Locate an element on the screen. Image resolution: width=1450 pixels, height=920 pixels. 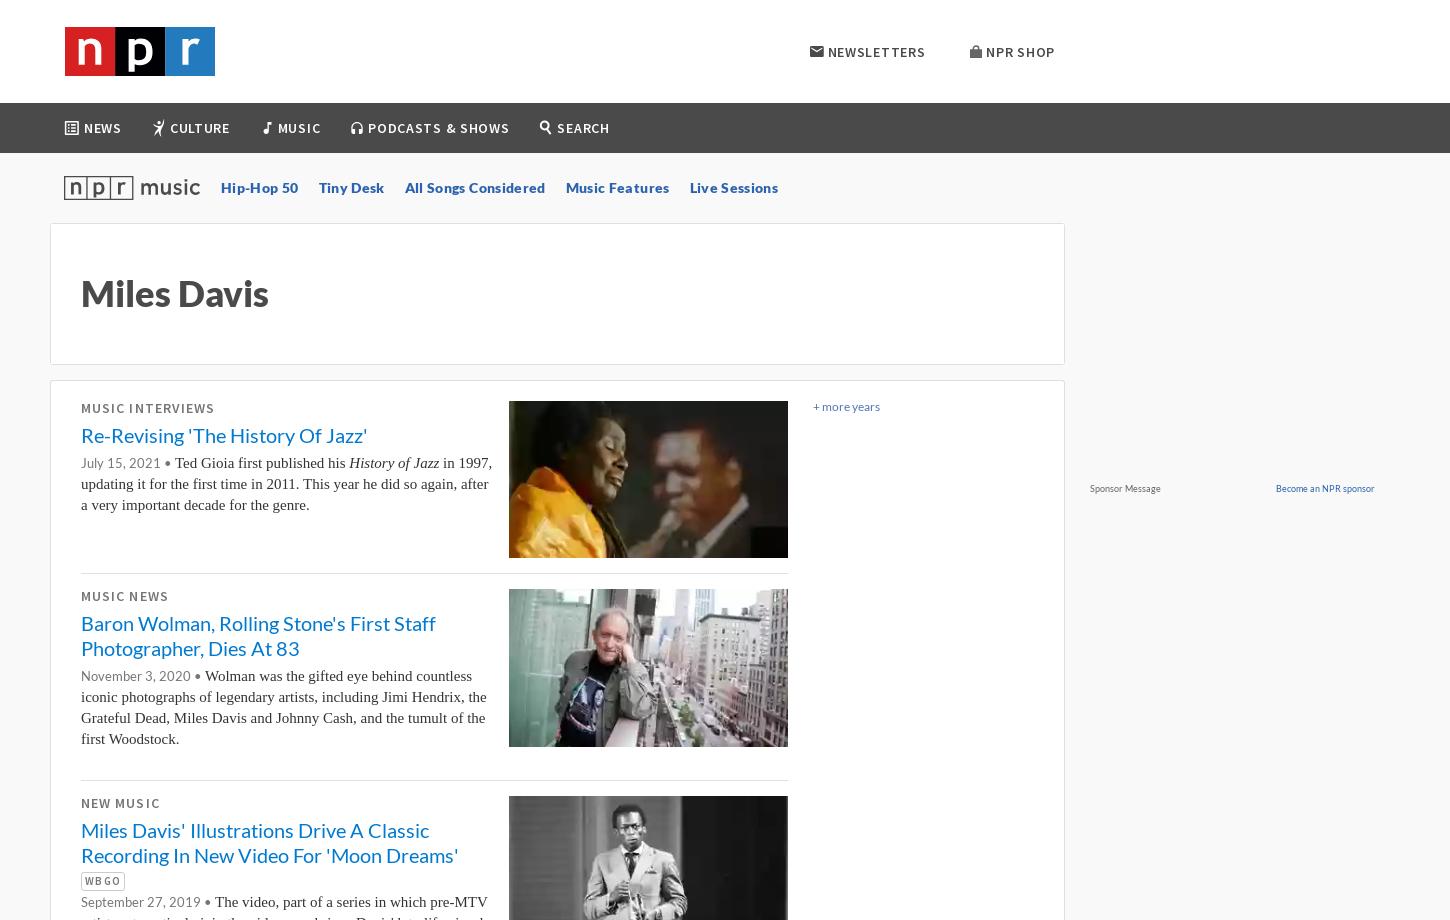
'+' is located at coordinates (813, 405).